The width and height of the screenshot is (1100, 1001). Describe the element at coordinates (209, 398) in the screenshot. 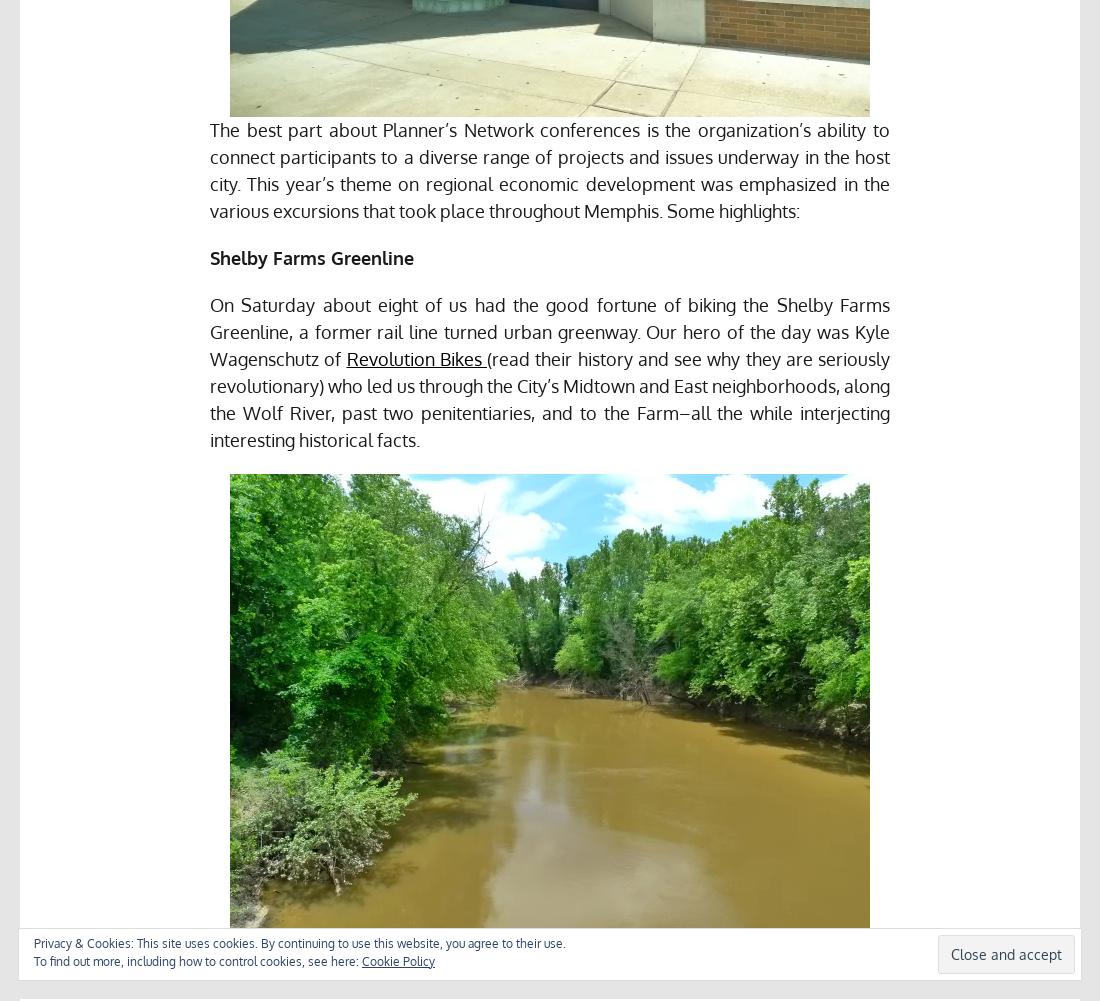

I see `'(read their history and see why they are seriously revolutionary) who led us through the City’s Midtown and East neighborhoods, along the Wolf River, past two penitentiaries, and to the Farm–all the while interjecting interesting historical facts.'` at that location.